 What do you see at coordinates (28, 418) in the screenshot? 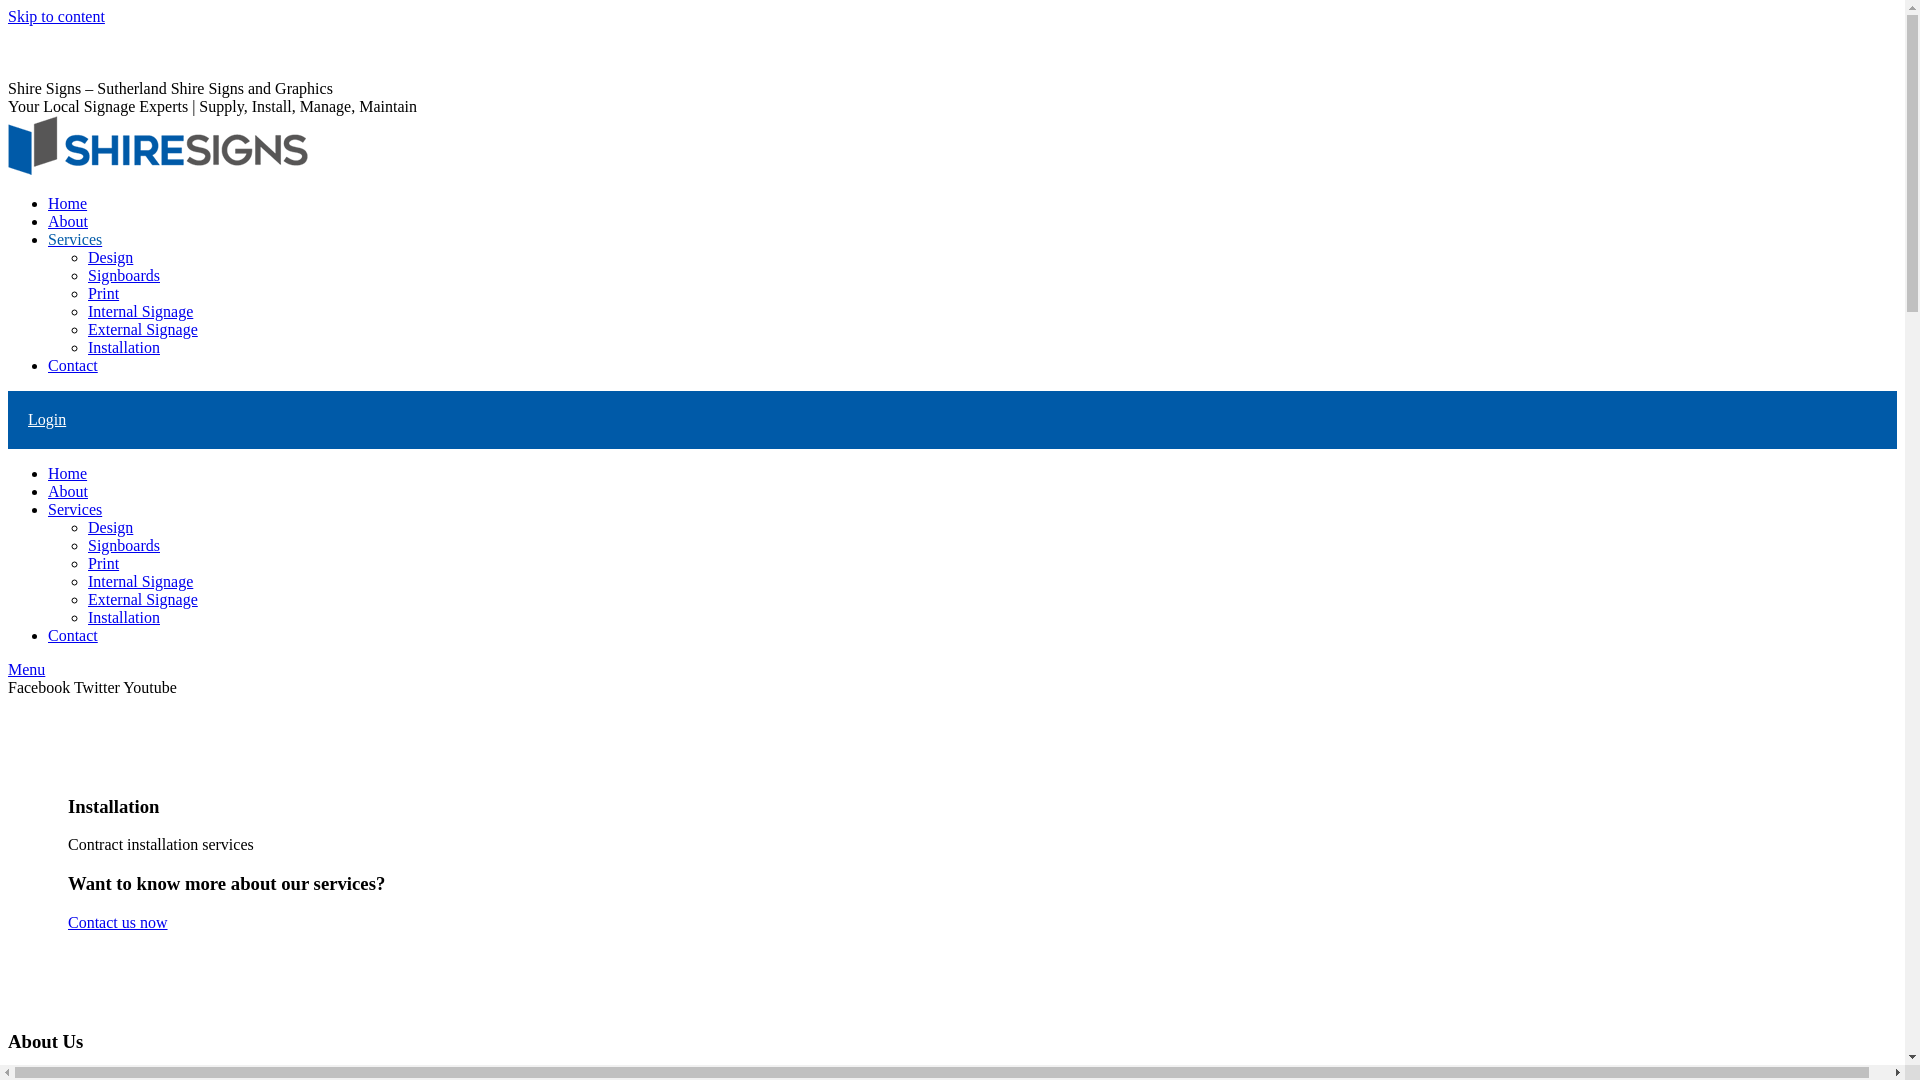
I see `'Login'` at bounding box center [28, 418].